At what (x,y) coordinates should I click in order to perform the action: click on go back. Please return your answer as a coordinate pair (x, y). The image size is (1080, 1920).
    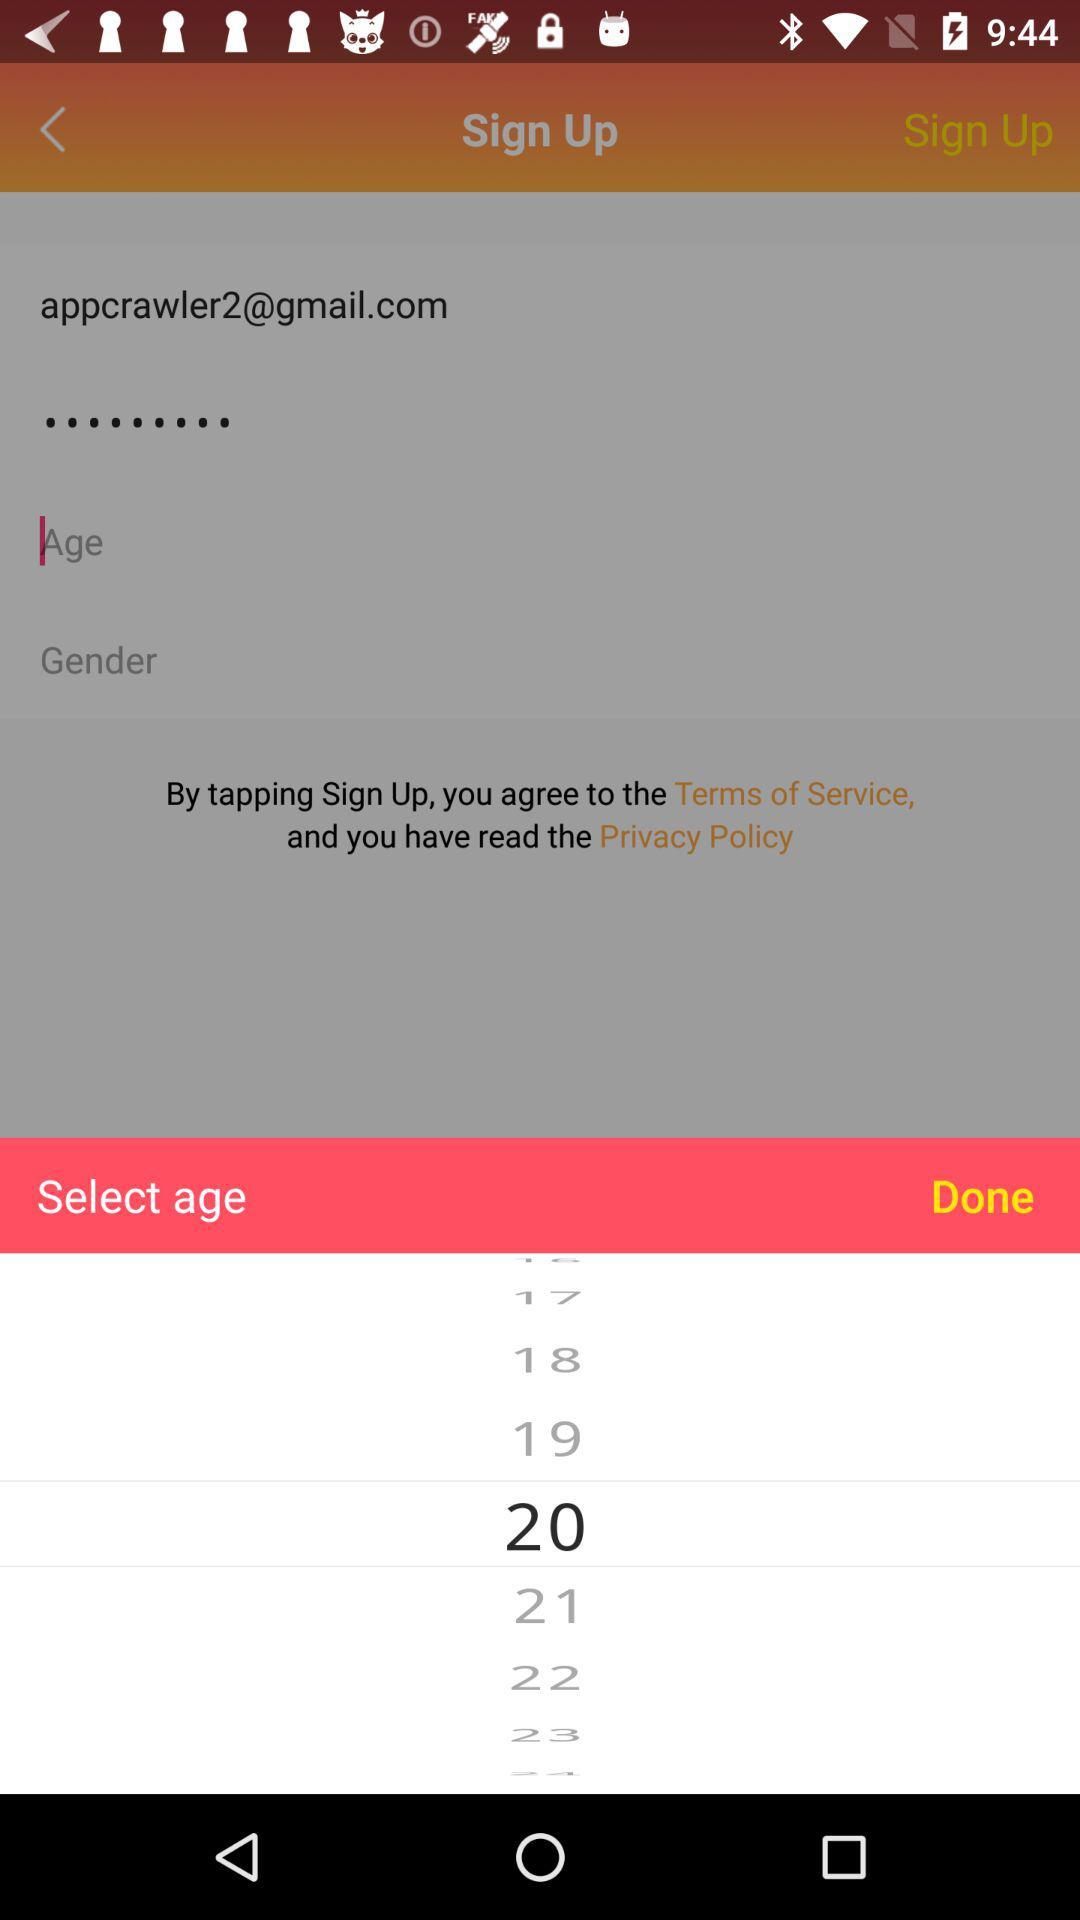
    Looking at the image, I should click on (56, 128).